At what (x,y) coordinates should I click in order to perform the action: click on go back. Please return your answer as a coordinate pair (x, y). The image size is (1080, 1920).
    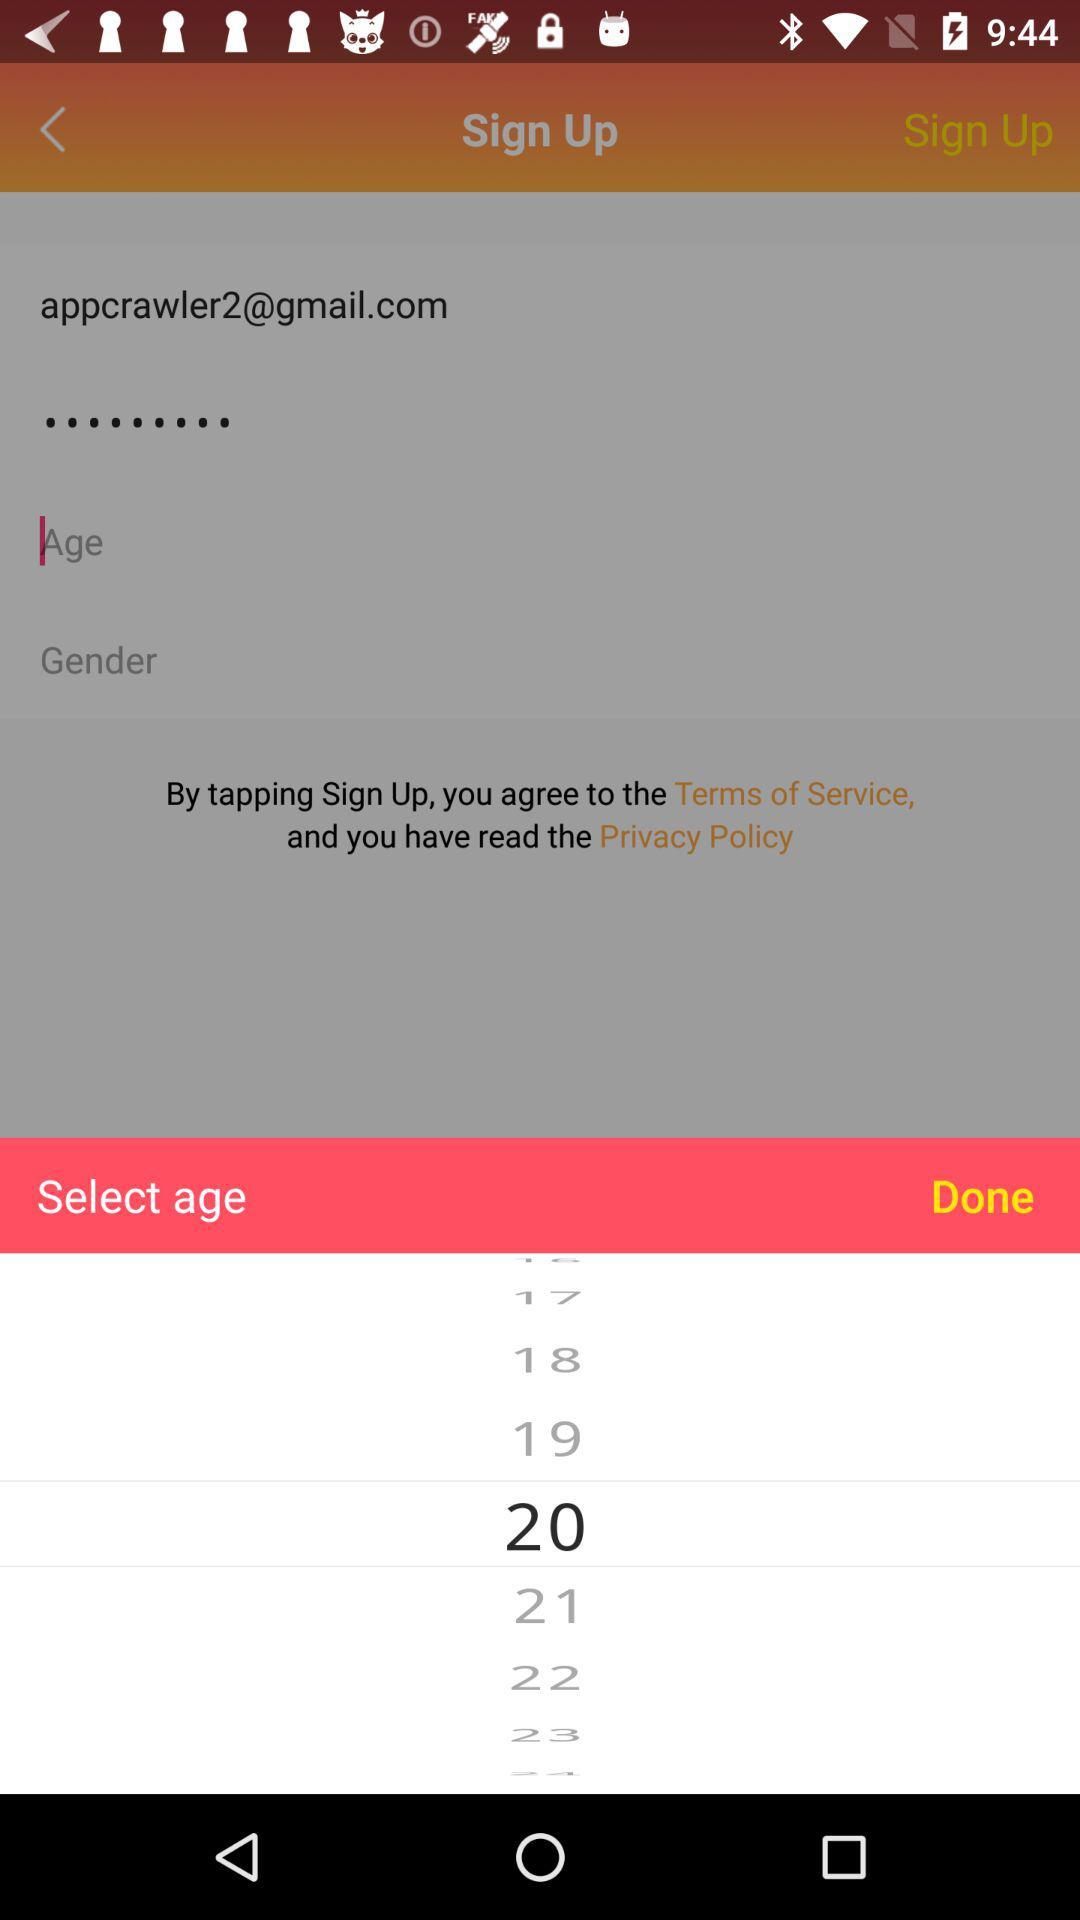
    Looking at the image, I should click on (56, 128).